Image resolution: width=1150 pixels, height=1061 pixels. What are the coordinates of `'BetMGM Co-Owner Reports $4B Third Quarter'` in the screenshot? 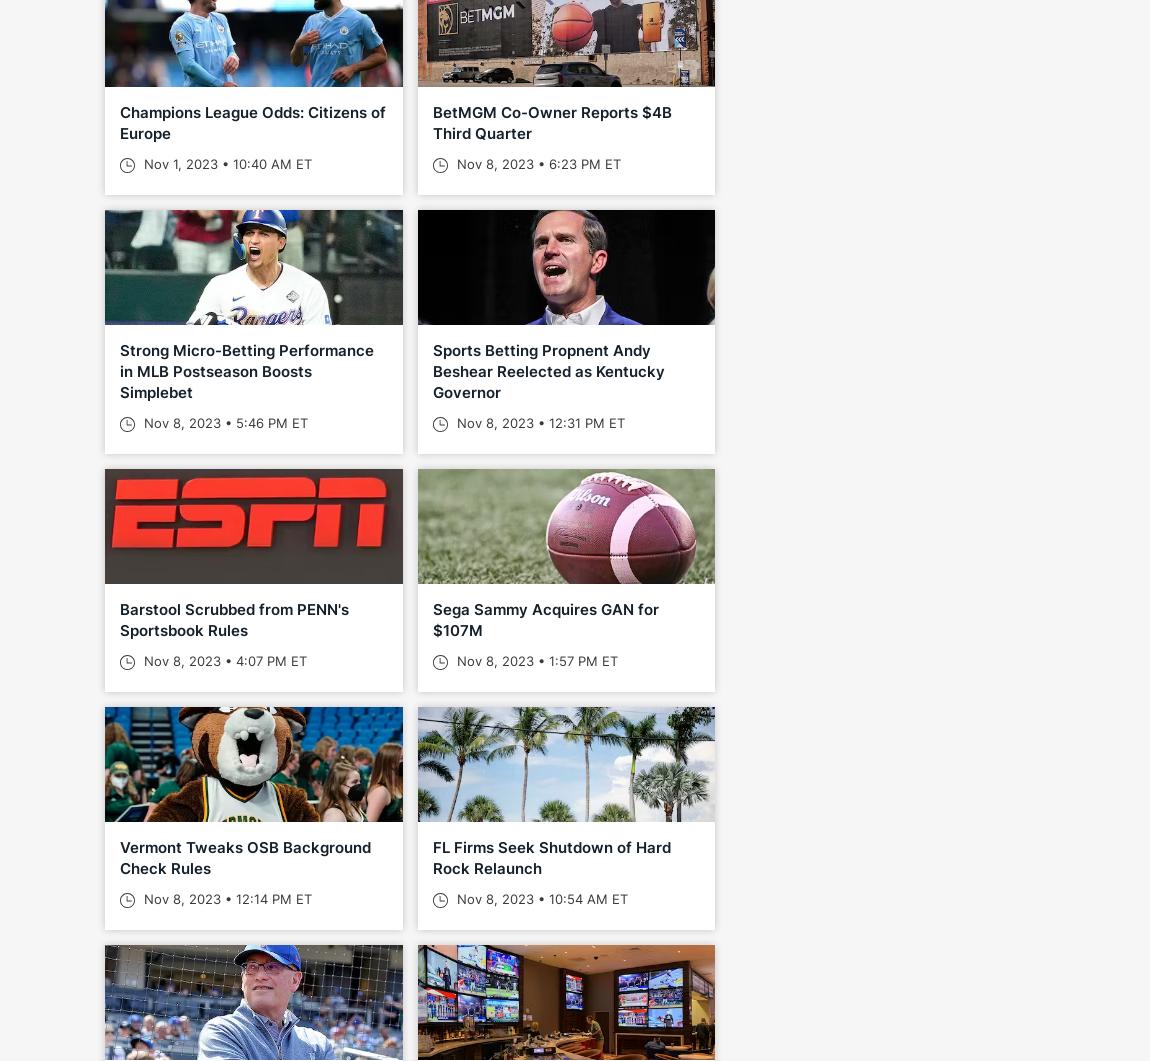 It's located at (551, 122).